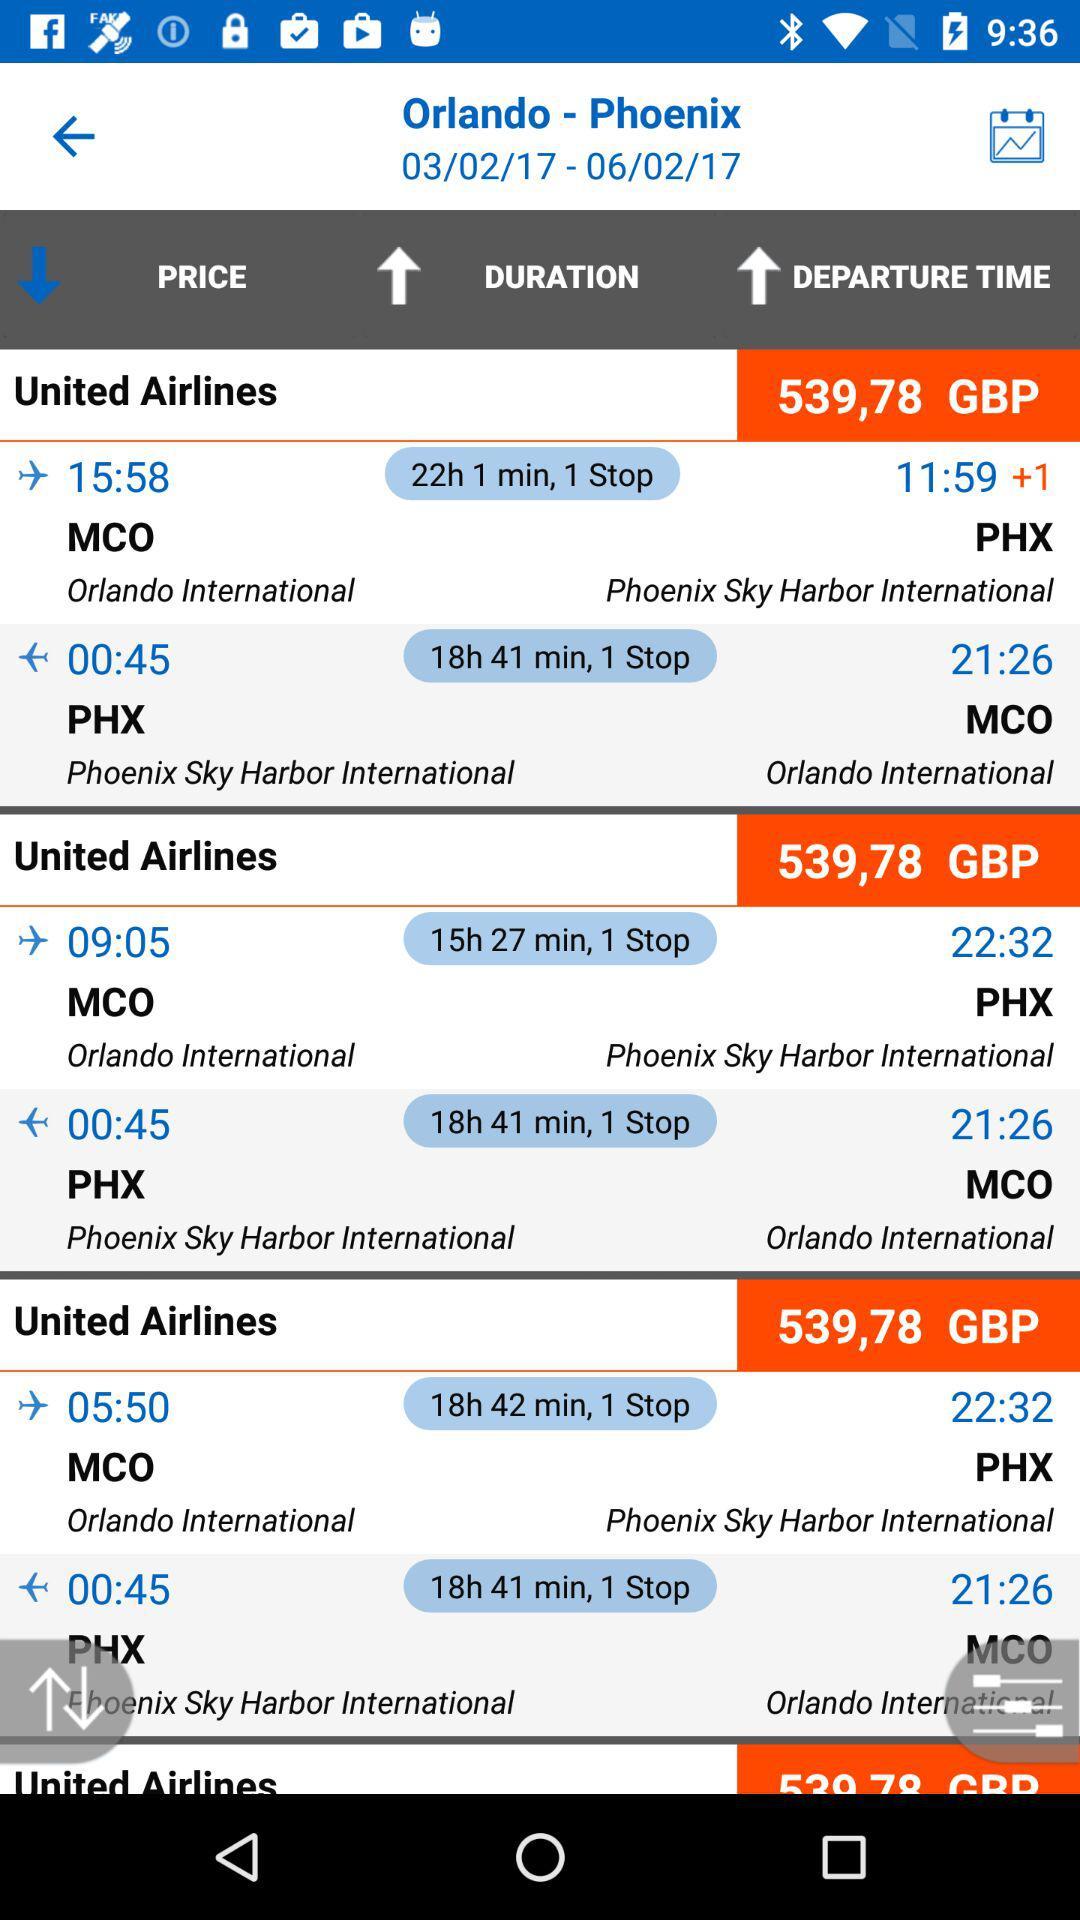 This screenshot has width=1080, height=1920. Describe the element at coordinates (33, 1033) in the screenshot. I see `item below the mco icon` at that location.